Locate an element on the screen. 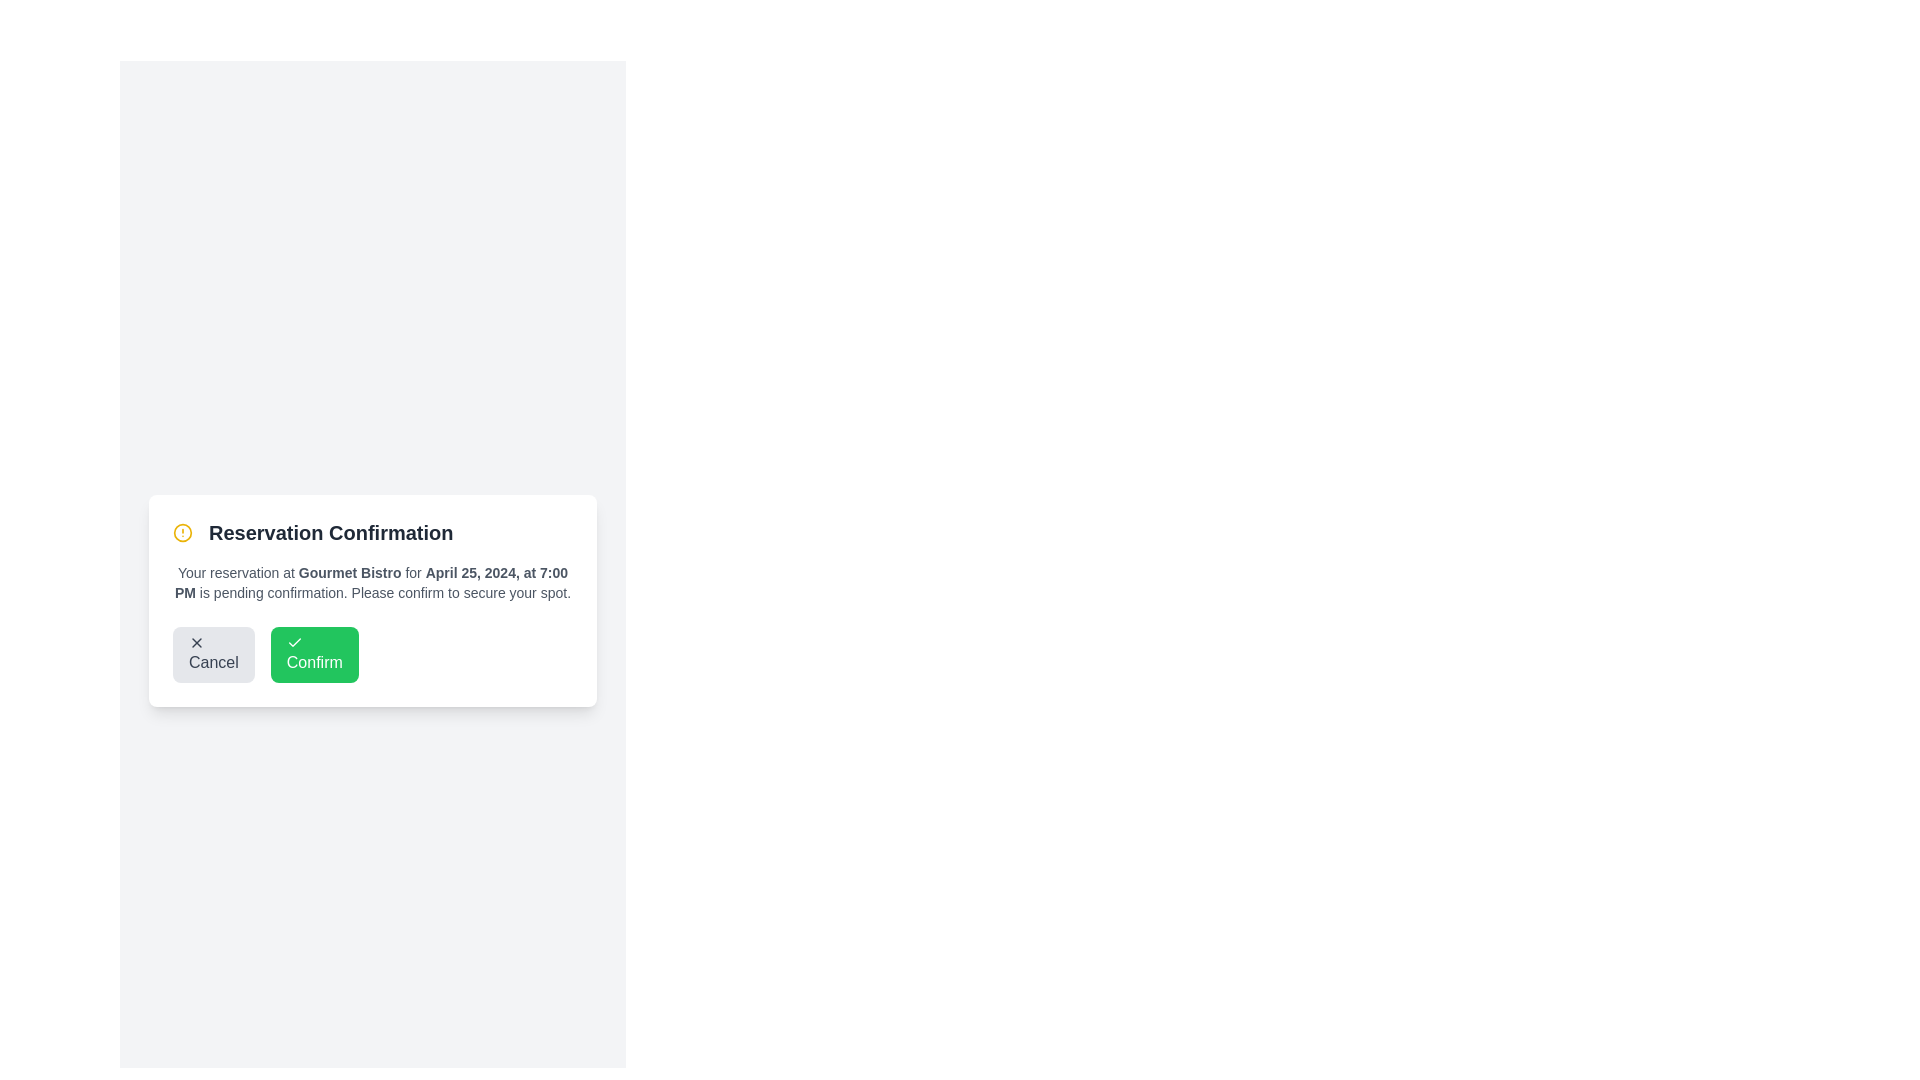  the 'Cancel' button with rounded corners, which has a light gray background and dark gray text is located at coordinates (213, 655).